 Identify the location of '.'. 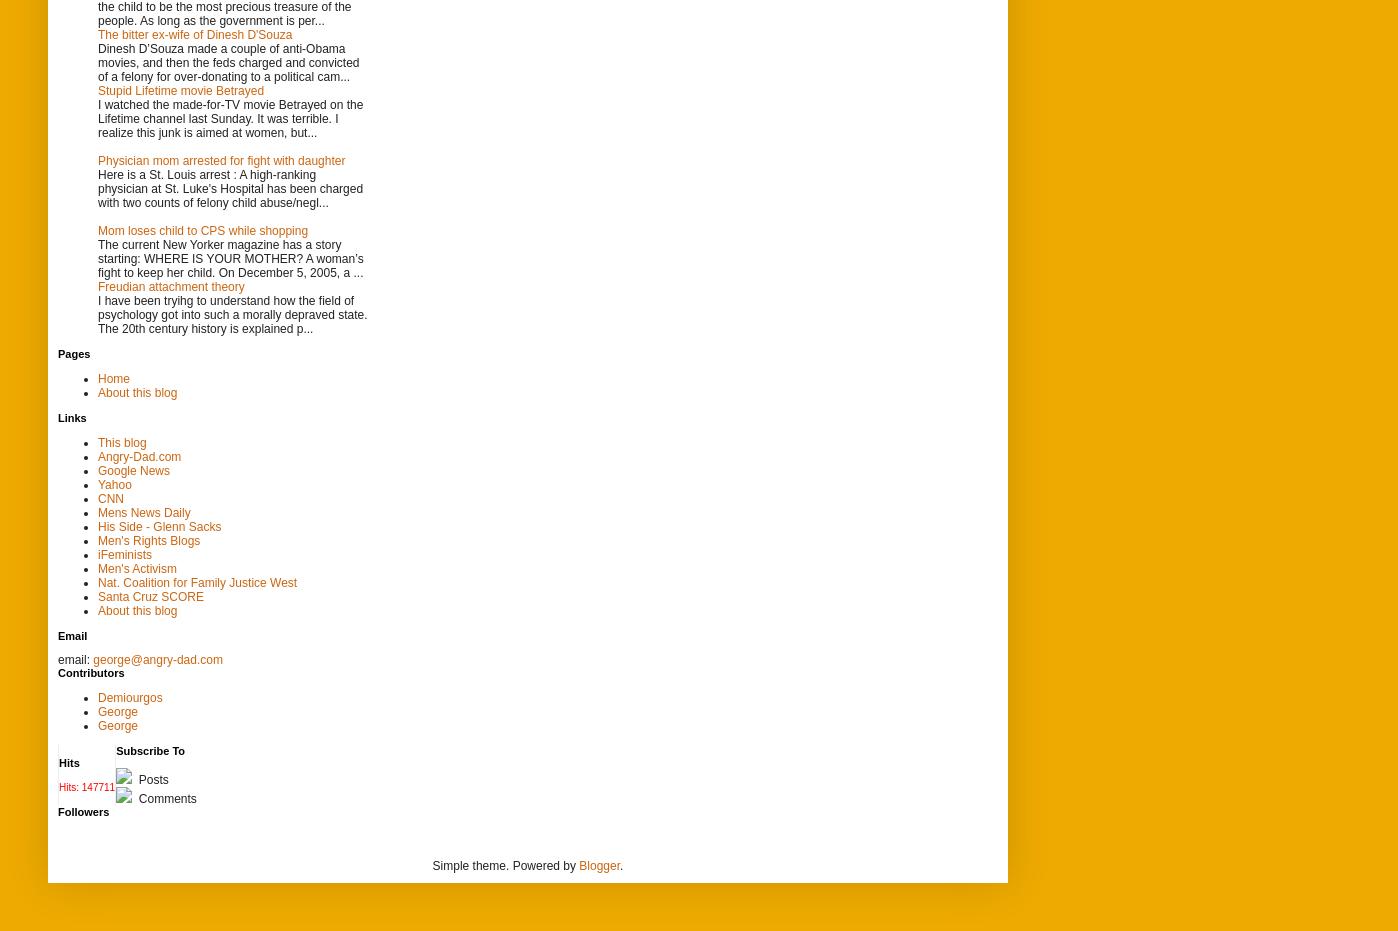
(620, 863).